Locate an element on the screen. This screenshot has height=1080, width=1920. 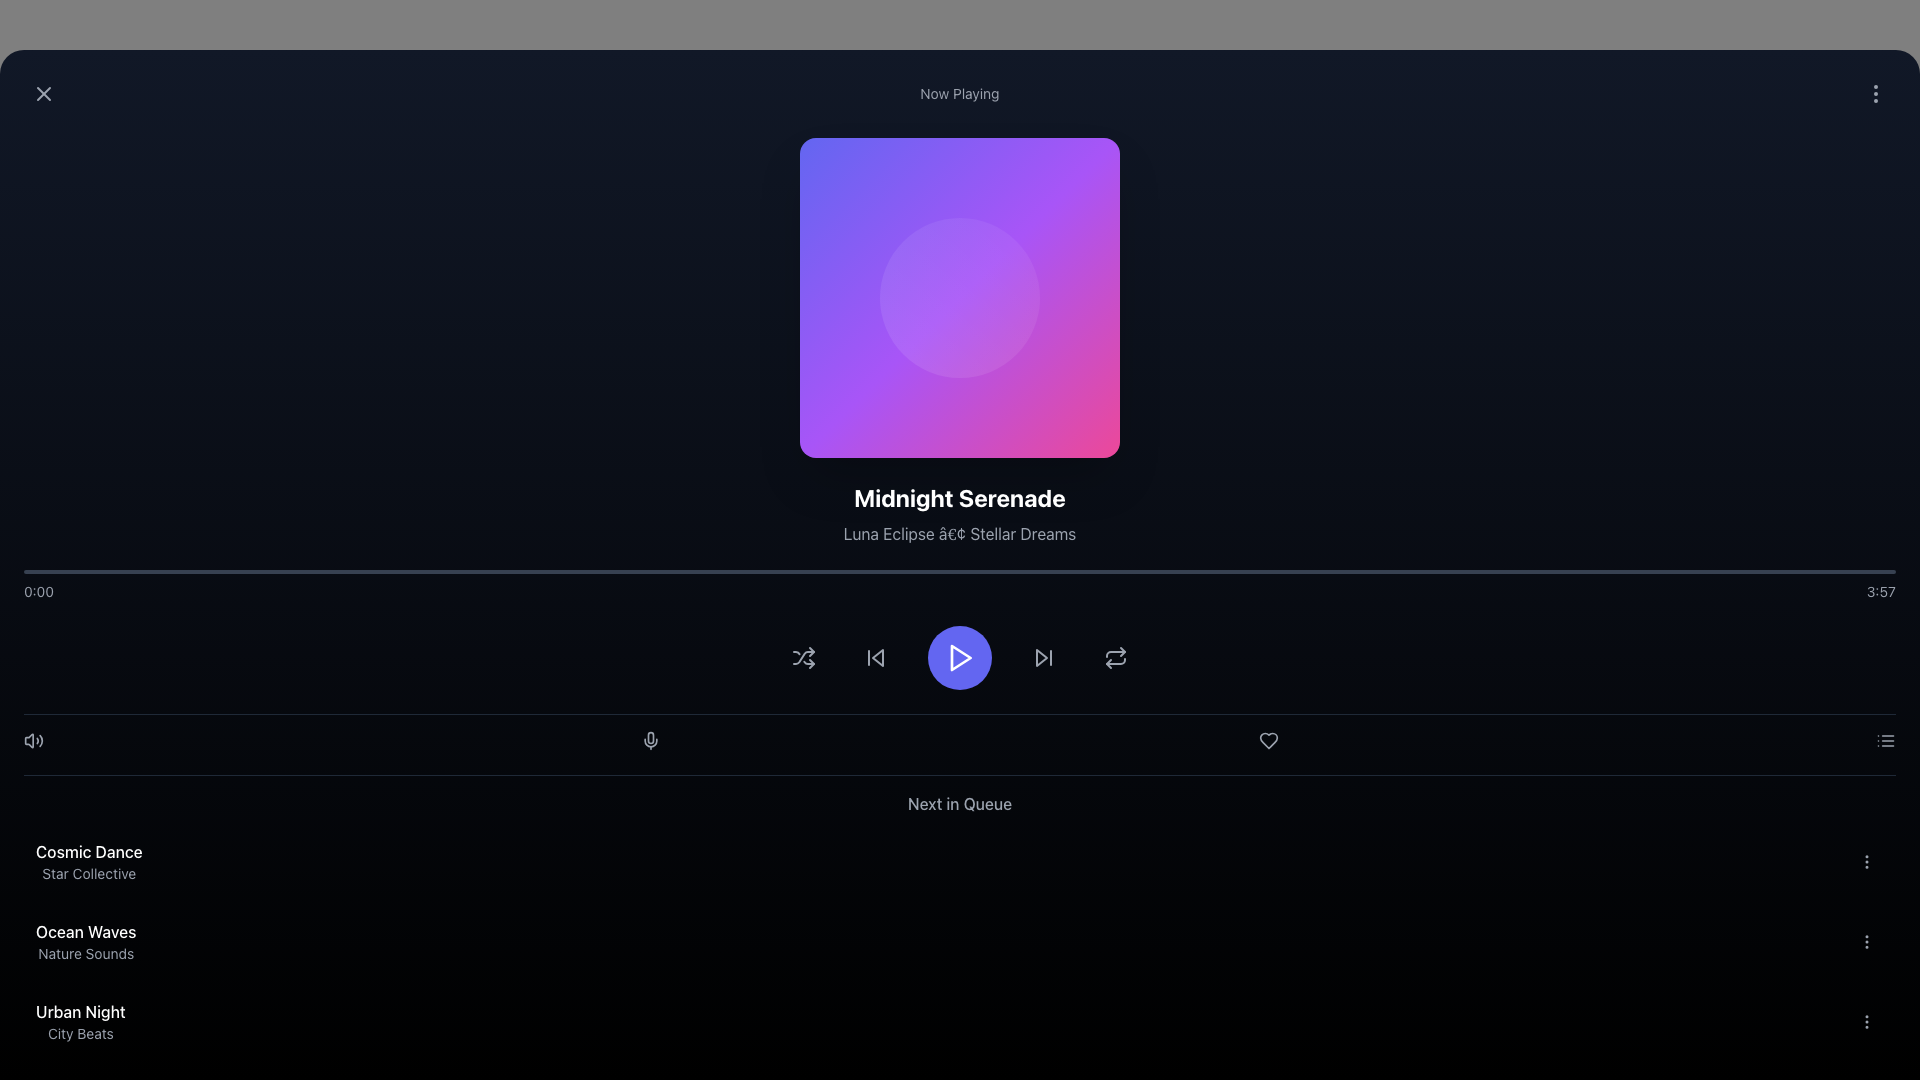
the centrally positioned play button with a blue circular background in the music playback control bar to initiate playback or pause the music is located at coordinates (960, 658).